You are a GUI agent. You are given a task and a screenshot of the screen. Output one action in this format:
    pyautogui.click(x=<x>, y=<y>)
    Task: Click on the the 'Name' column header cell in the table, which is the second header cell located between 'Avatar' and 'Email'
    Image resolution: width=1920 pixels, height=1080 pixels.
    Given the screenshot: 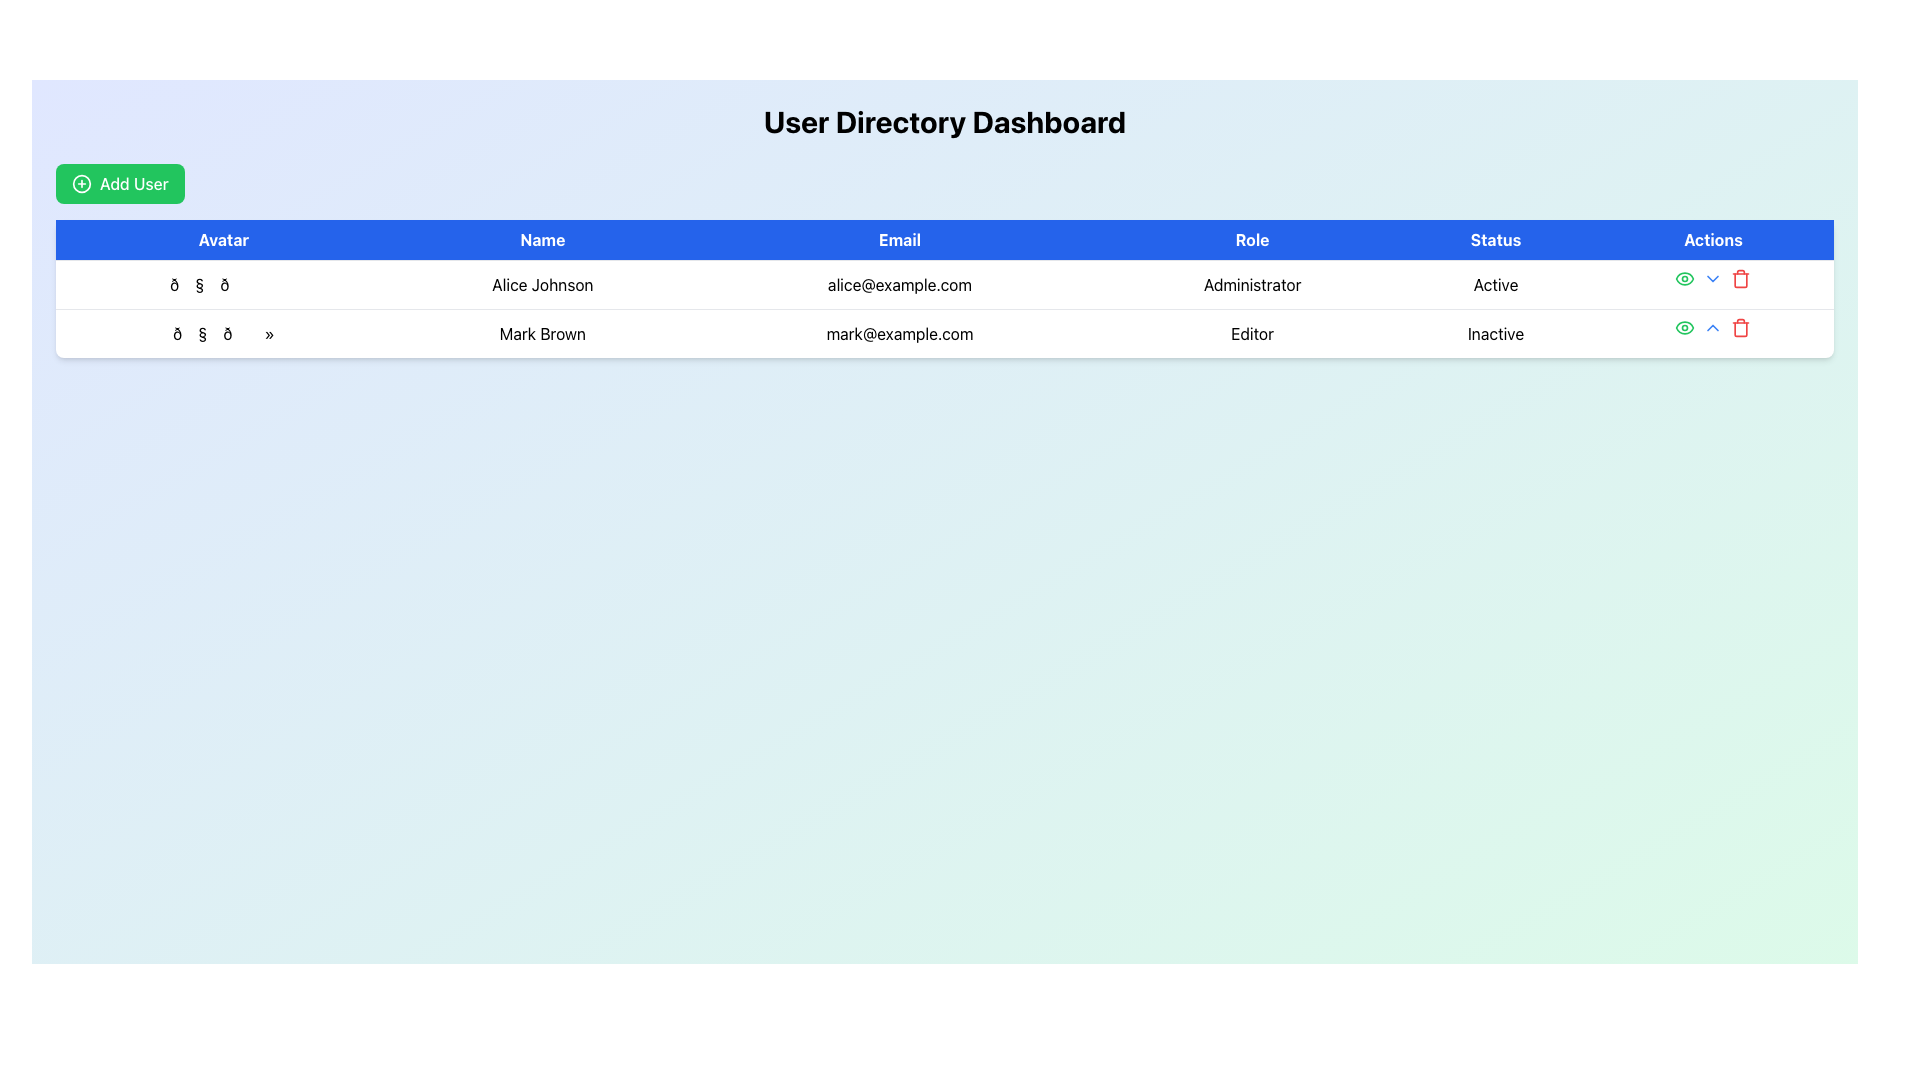 What is the action you would take?
    pyautogui.click(x=542, y=239)
    